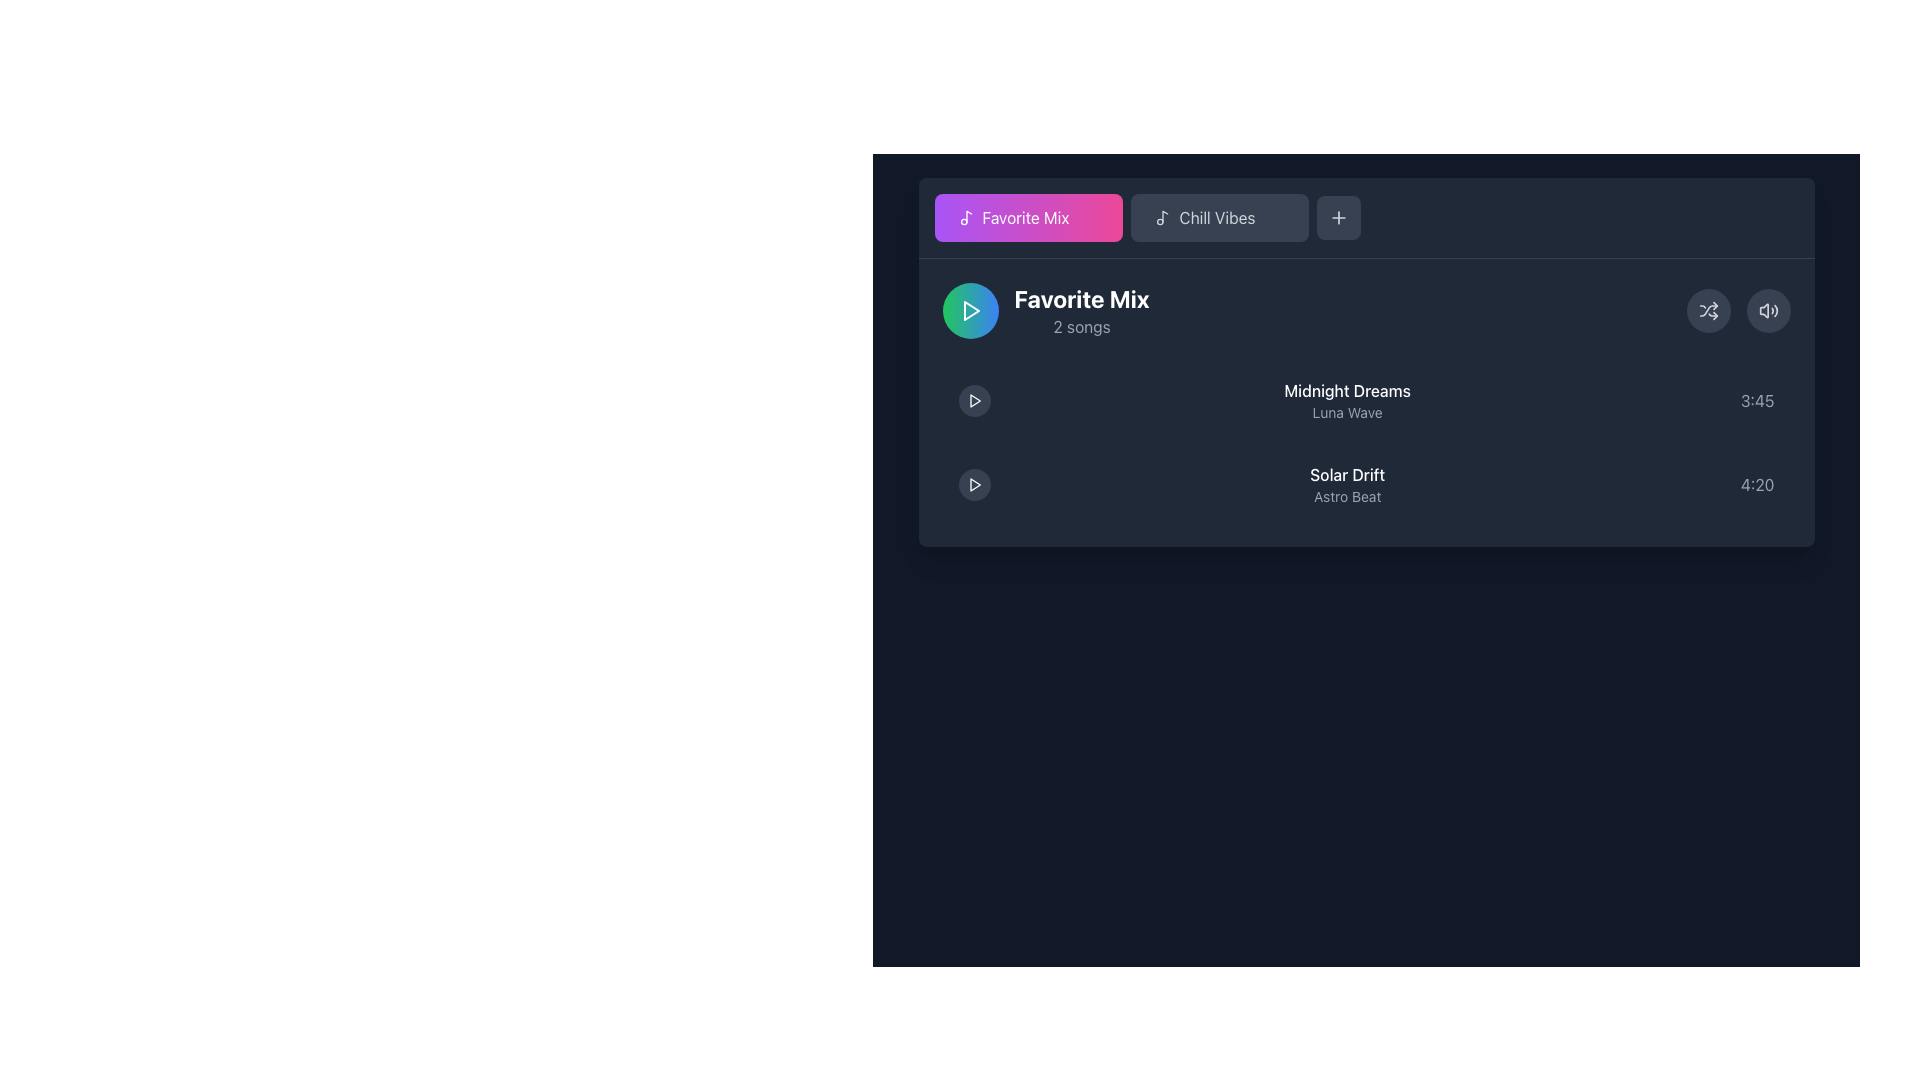  I want to click on the list item titled 'Midnight Dreams', so click(1365, 401).